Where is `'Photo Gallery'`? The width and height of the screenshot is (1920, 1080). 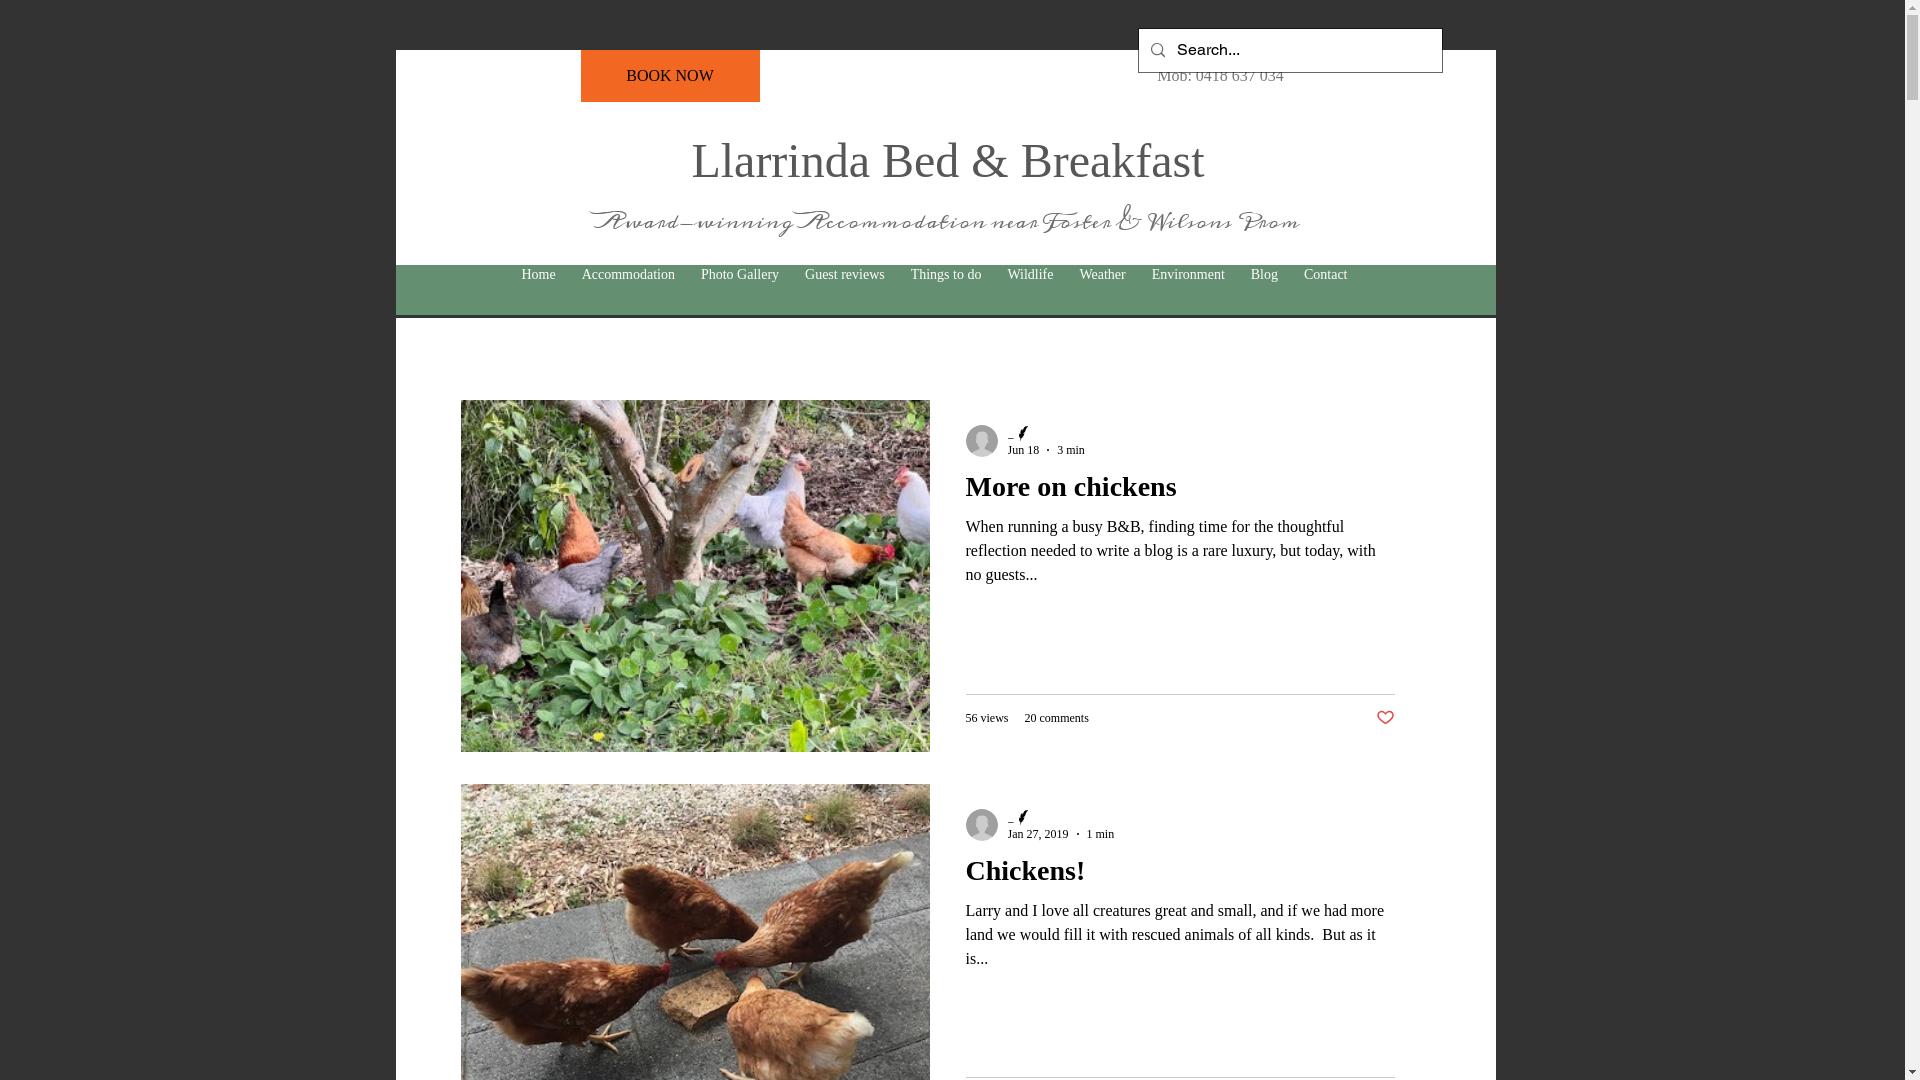 'Photo Gallery' is located at coordinates (738, 274).